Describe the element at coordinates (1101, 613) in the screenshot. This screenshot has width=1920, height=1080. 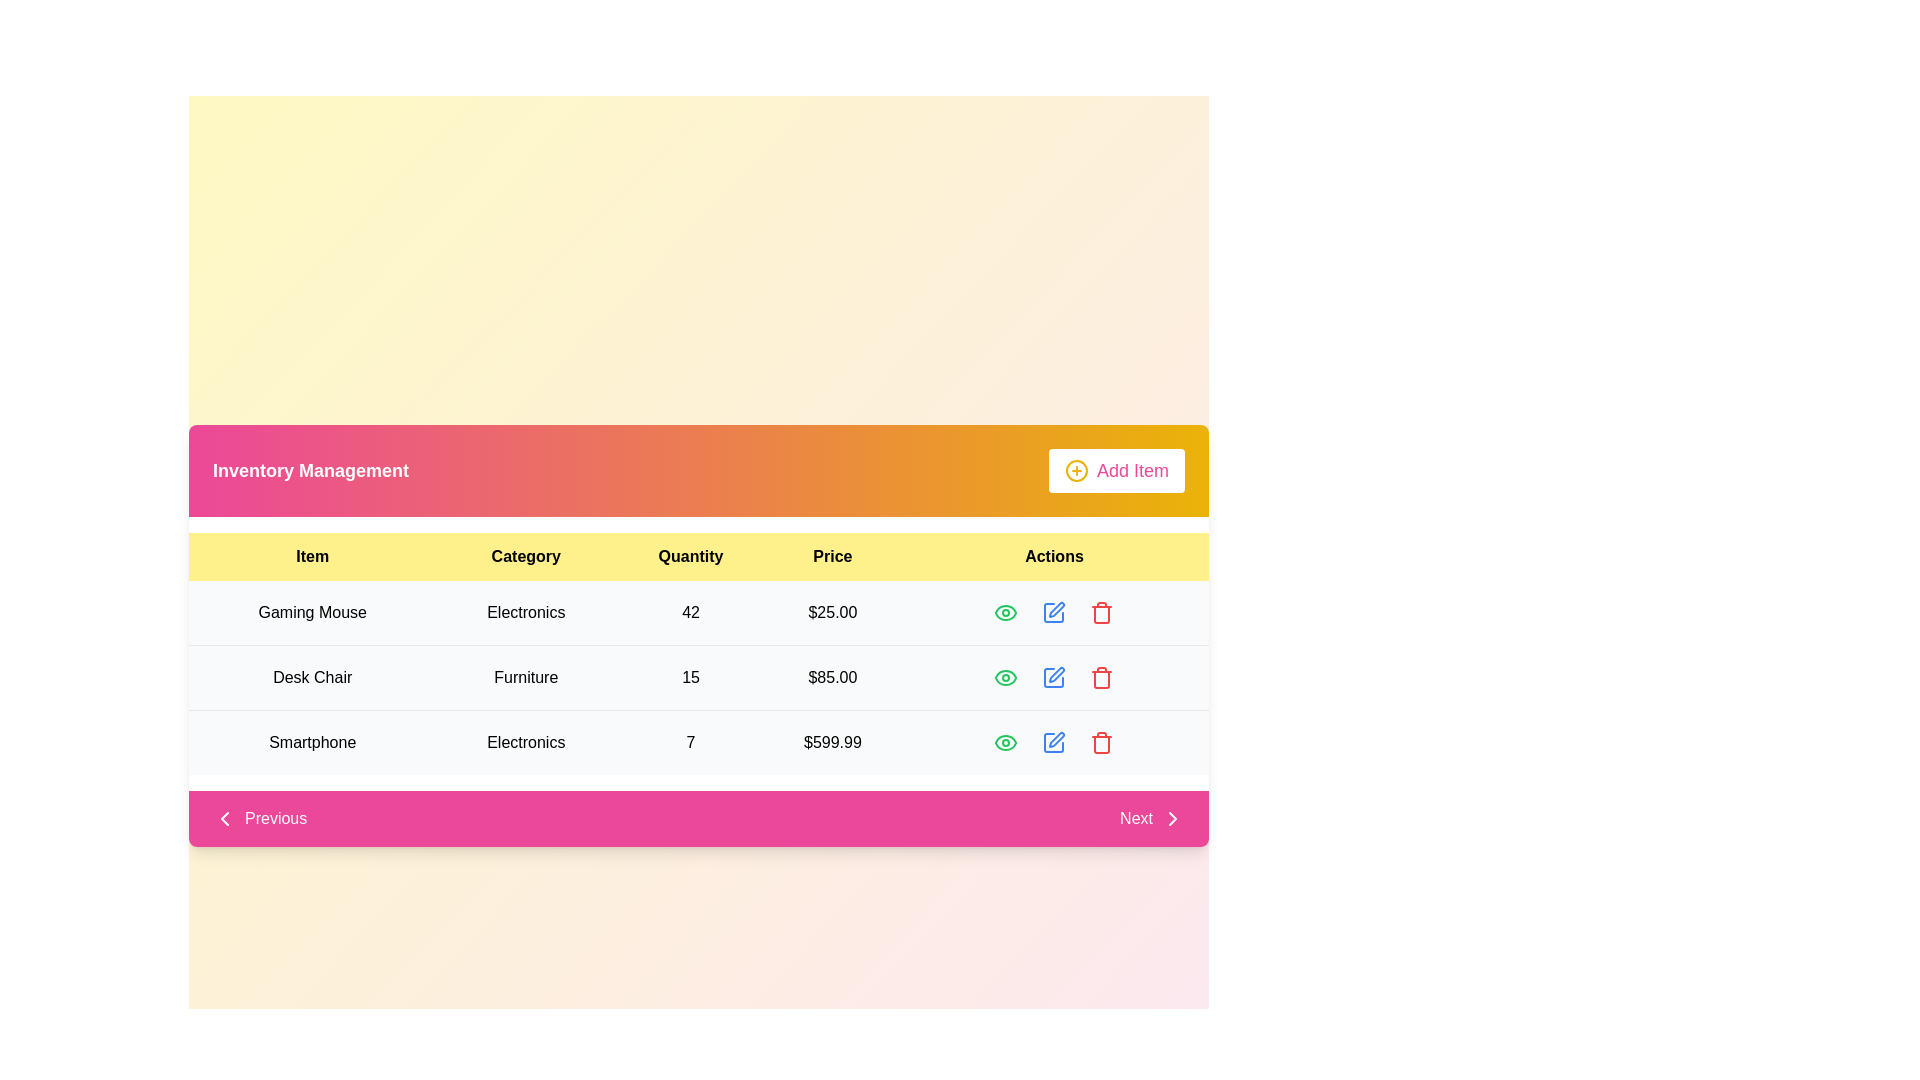
I see `the trash can icon in the 'Actions' column of the table for the 'Gaming Mouse' entry` at that location.